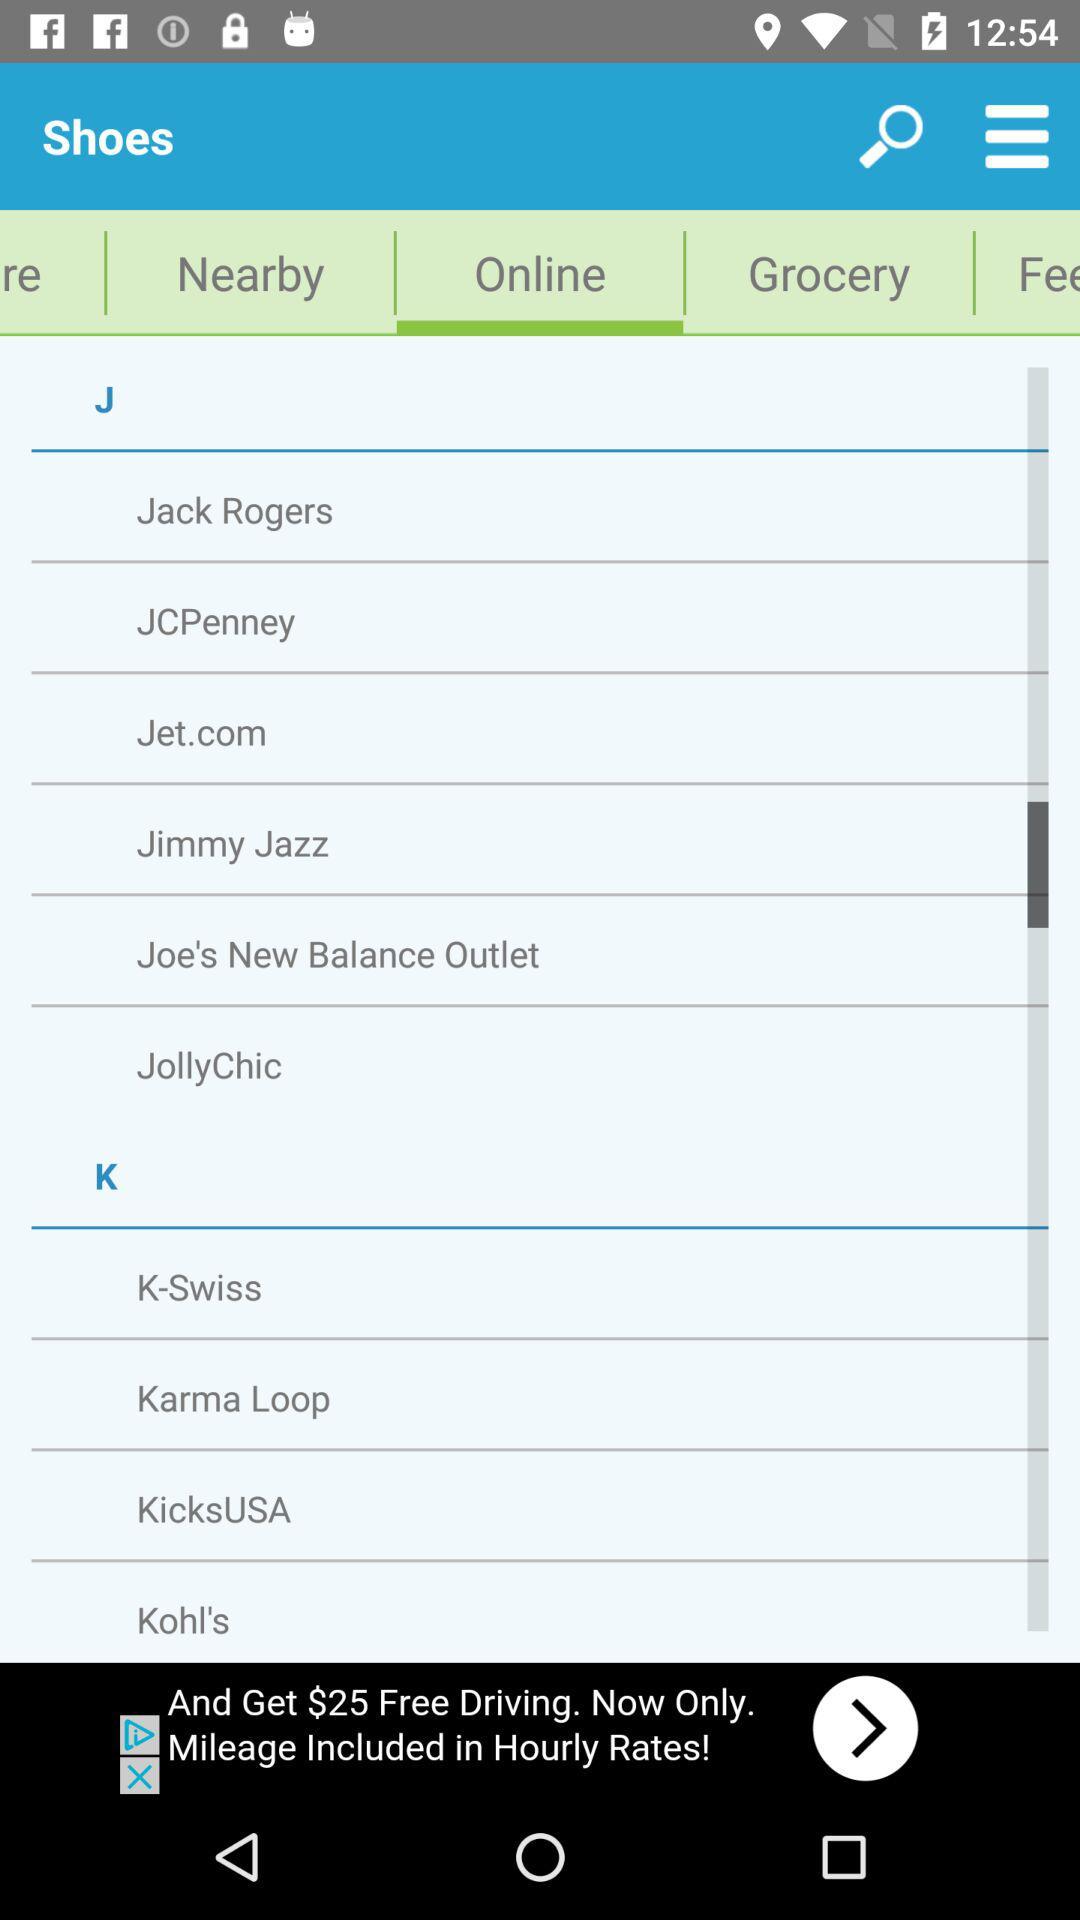  I want to click on the adverisment, so click(540, 1727).